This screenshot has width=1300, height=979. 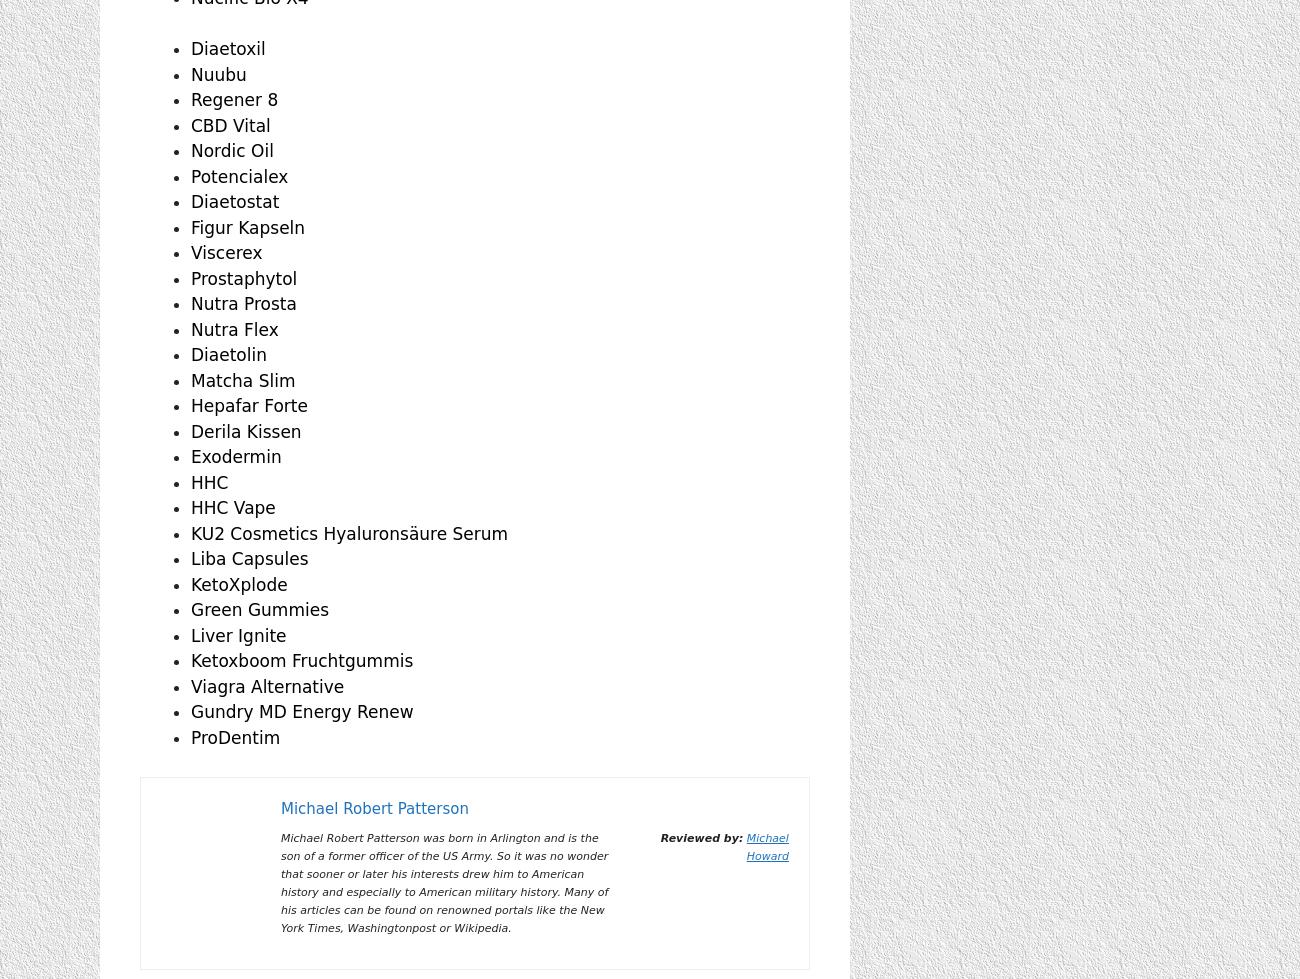 What do you see at coordinates (234, 456) in the screenshot?
I see `'Exodermin'` at bounding box center [234, 456].